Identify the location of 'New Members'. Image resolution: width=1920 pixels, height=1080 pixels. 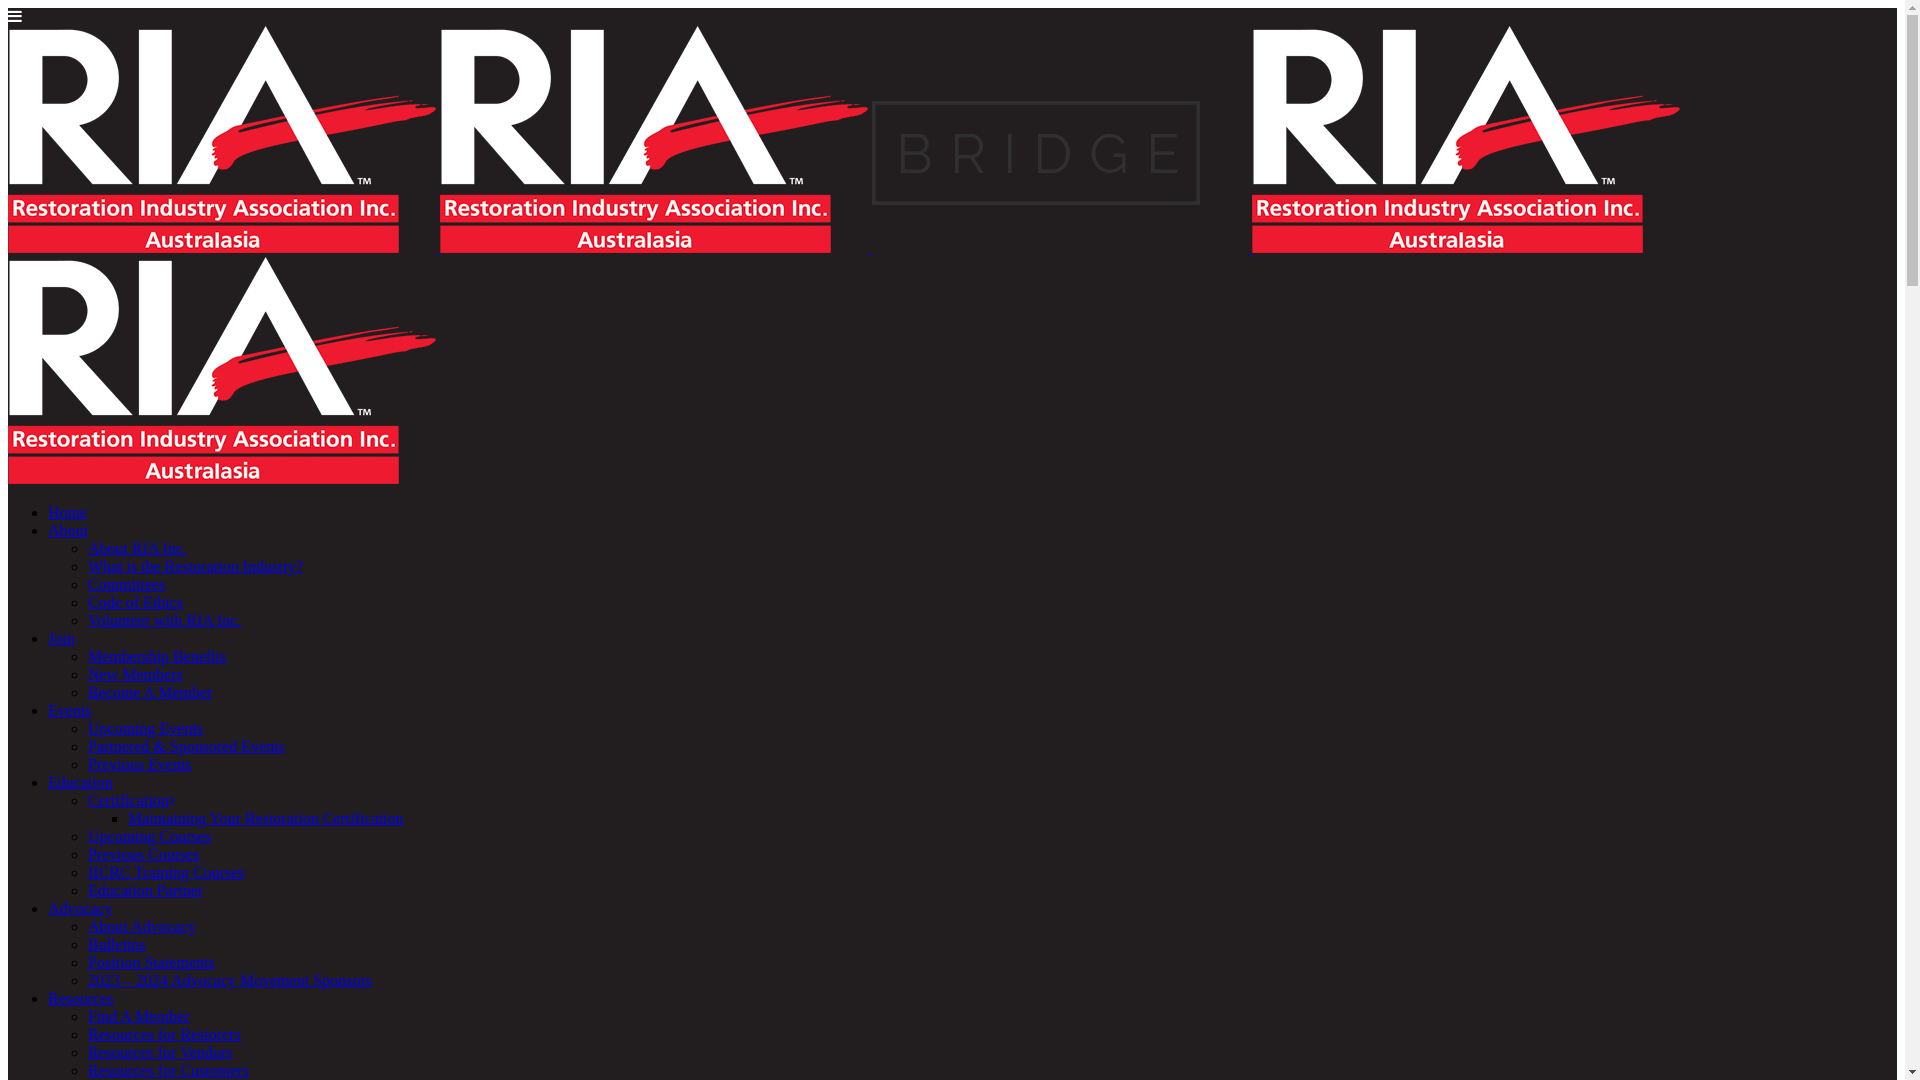
(134, 674).